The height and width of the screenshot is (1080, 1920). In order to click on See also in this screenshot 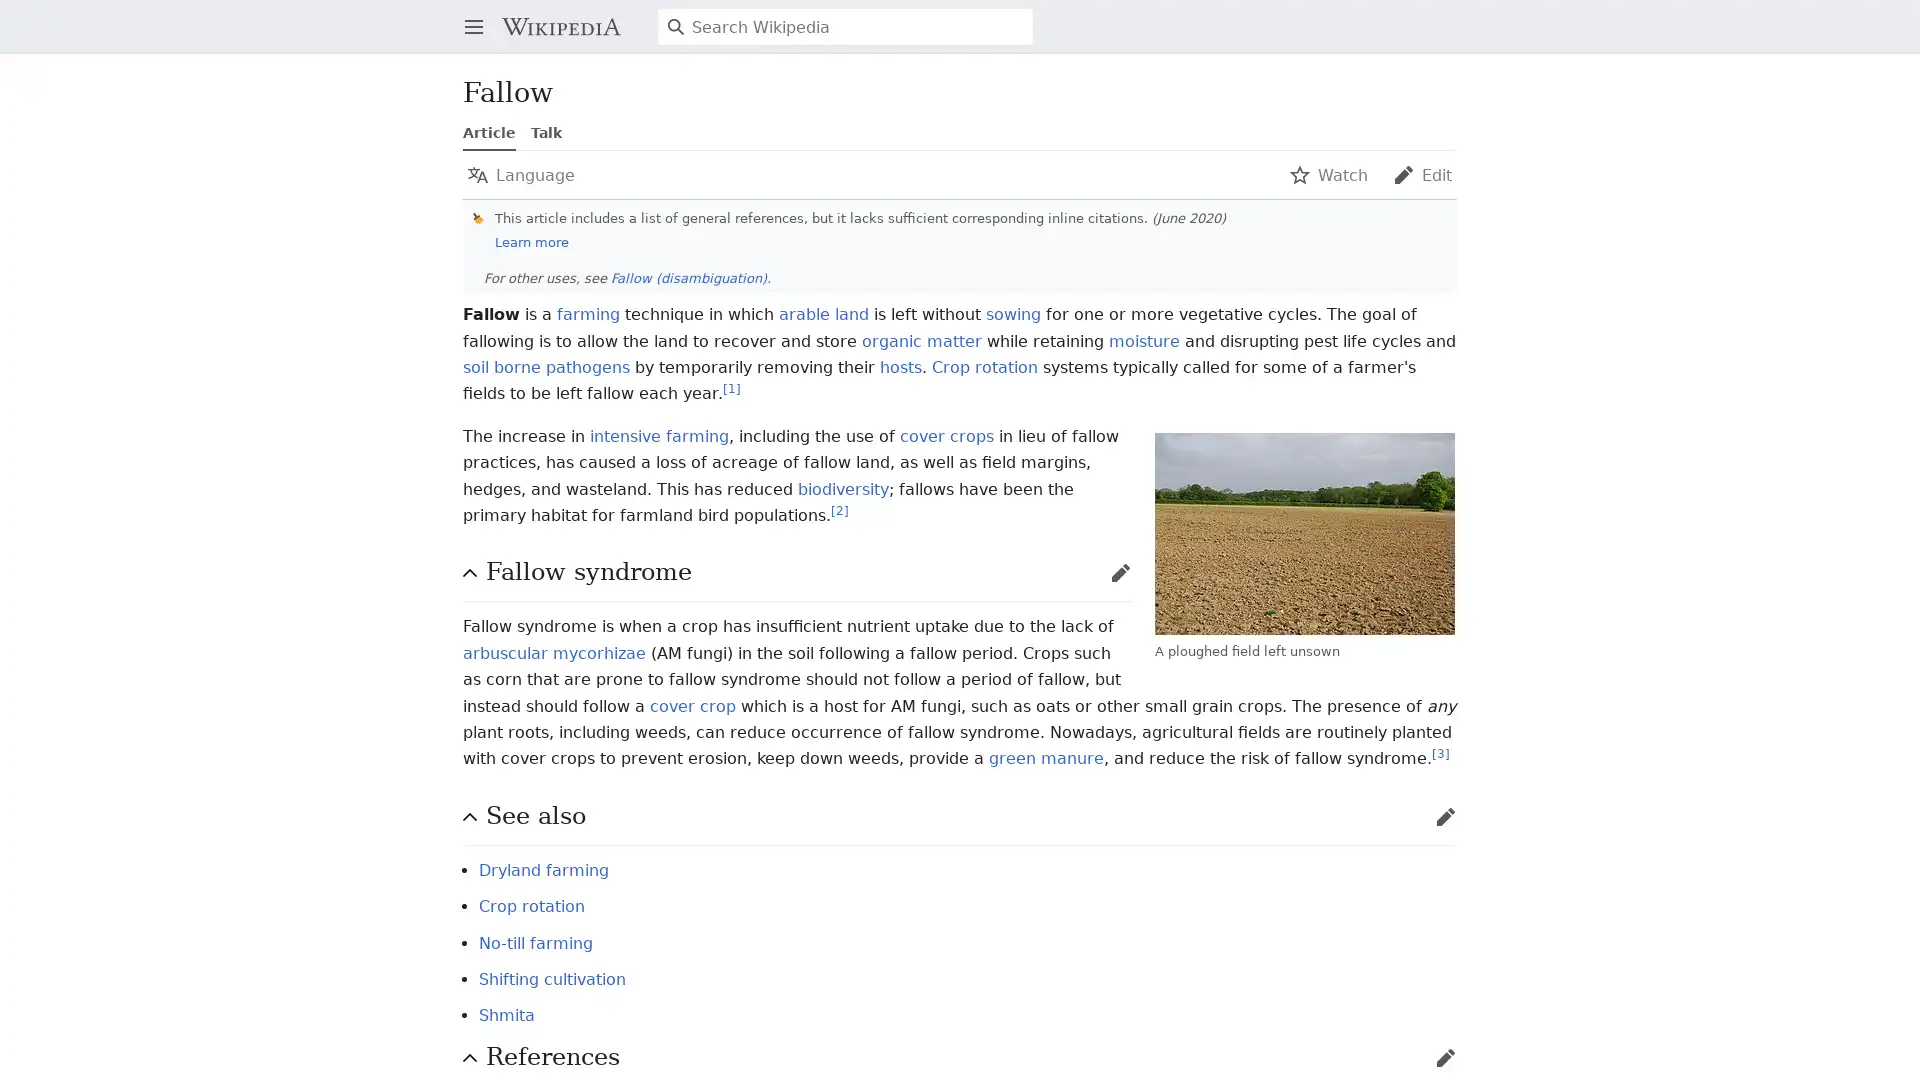, I will do `click(953, 816)`.